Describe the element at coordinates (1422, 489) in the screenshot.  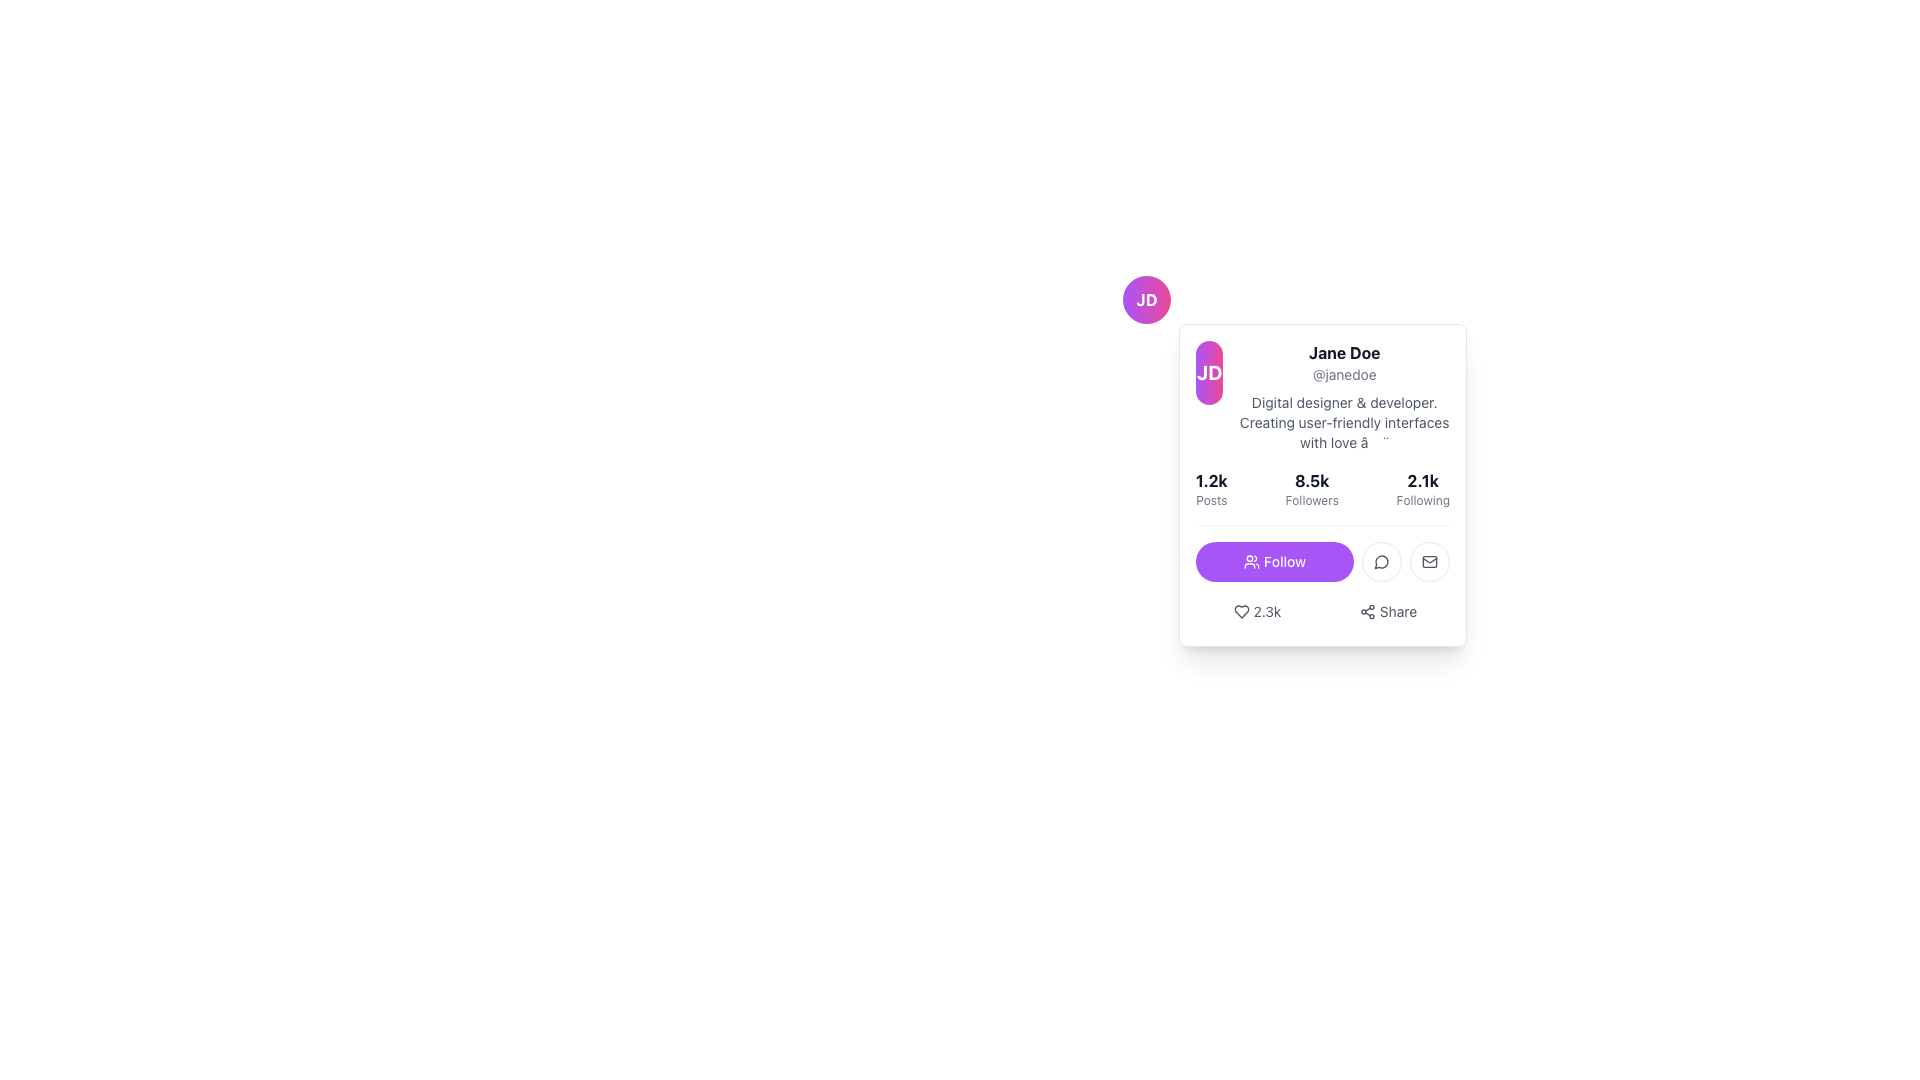
I see `text content of the information display element showing '2.1k' in bold and 'Following' in smaller gray font, located in the third section of the stats group on the user card` at that location.